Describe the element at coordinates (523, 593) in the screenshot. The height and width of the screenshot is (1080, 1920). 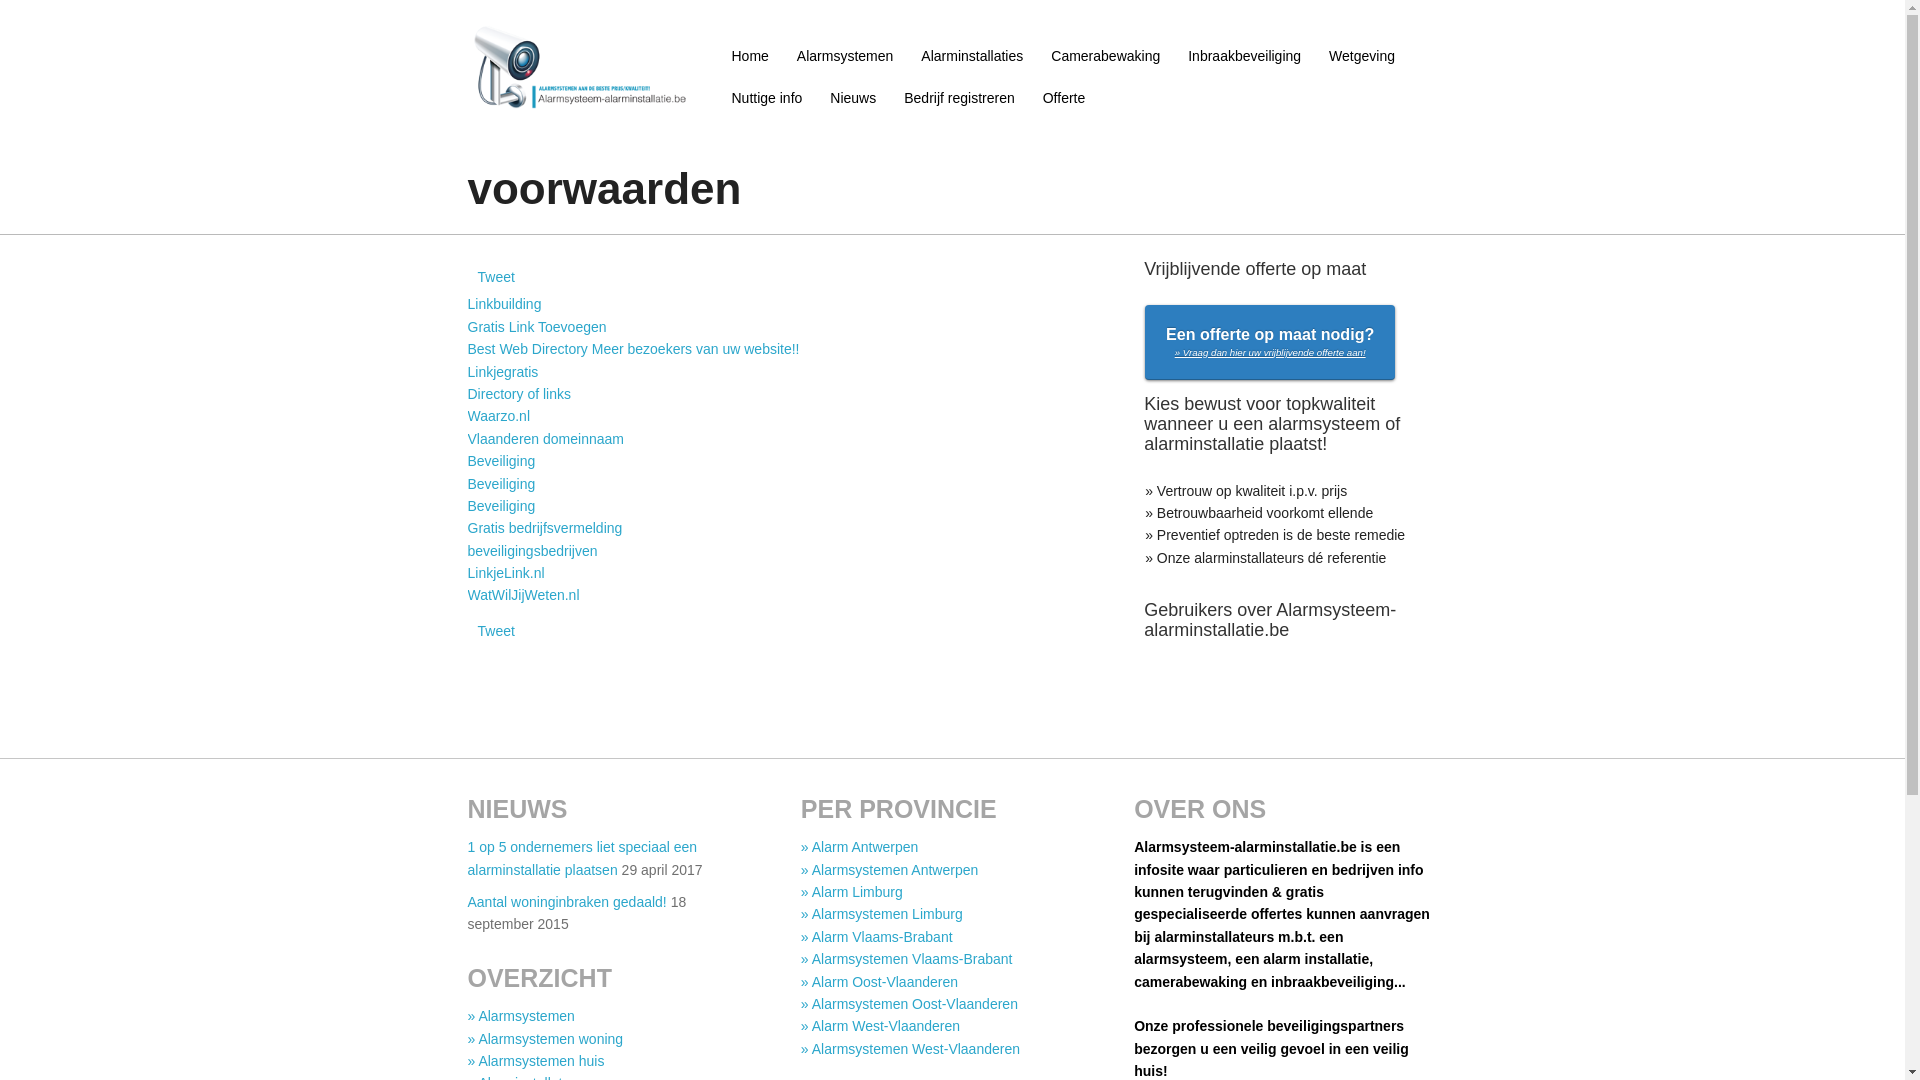
I see `'WatWilJijWeten.nl'` at that location.